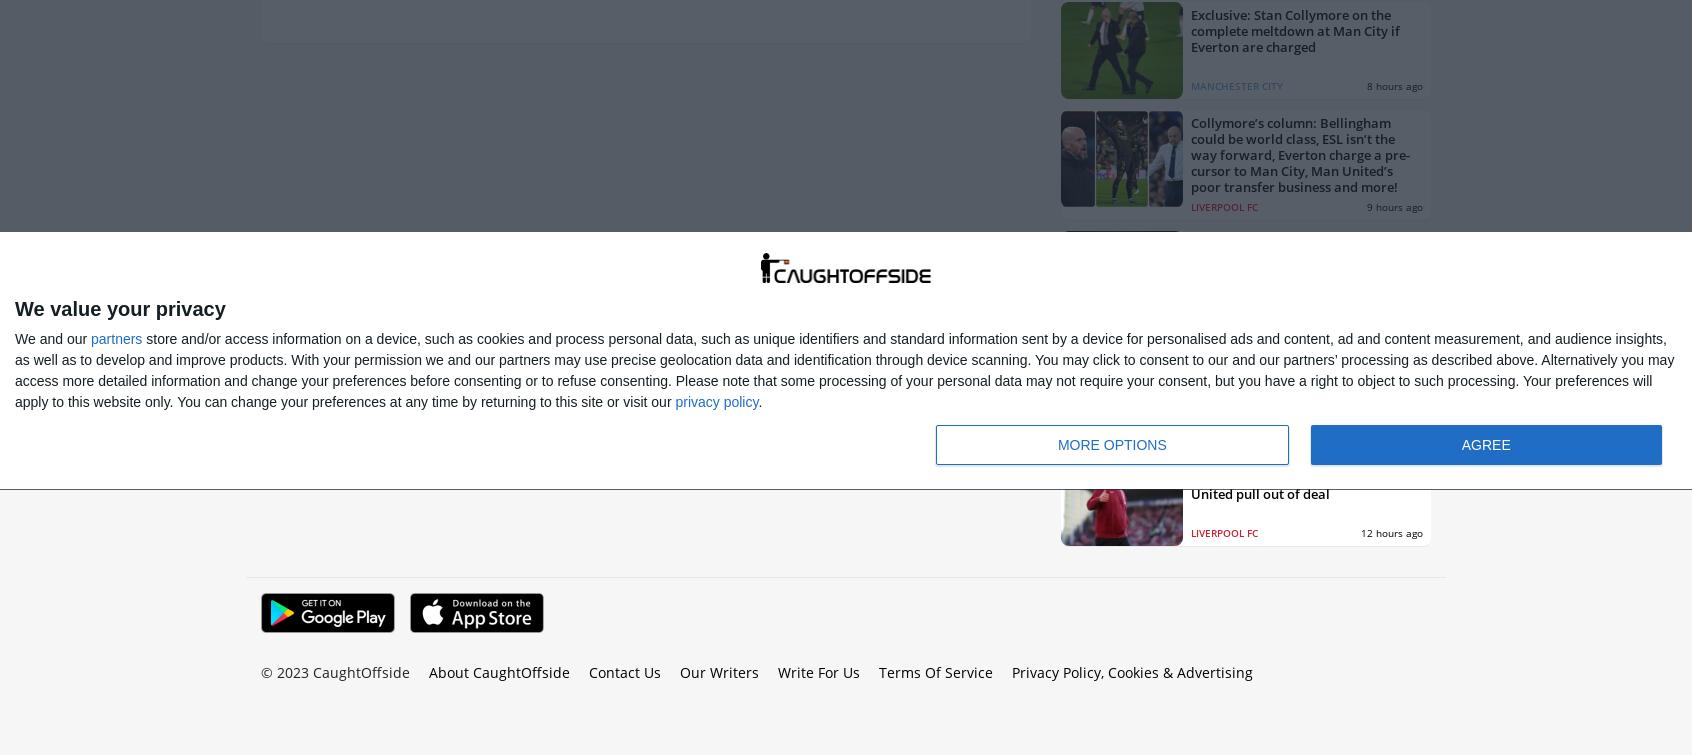 This screenshot has height=755, width=1692. Describe the element at coordinates (1294, 29) in the screenshot. I see `'Exclusive: Stan Collymore on the complete meltdown at Man City if Everton are charged'` at that location.